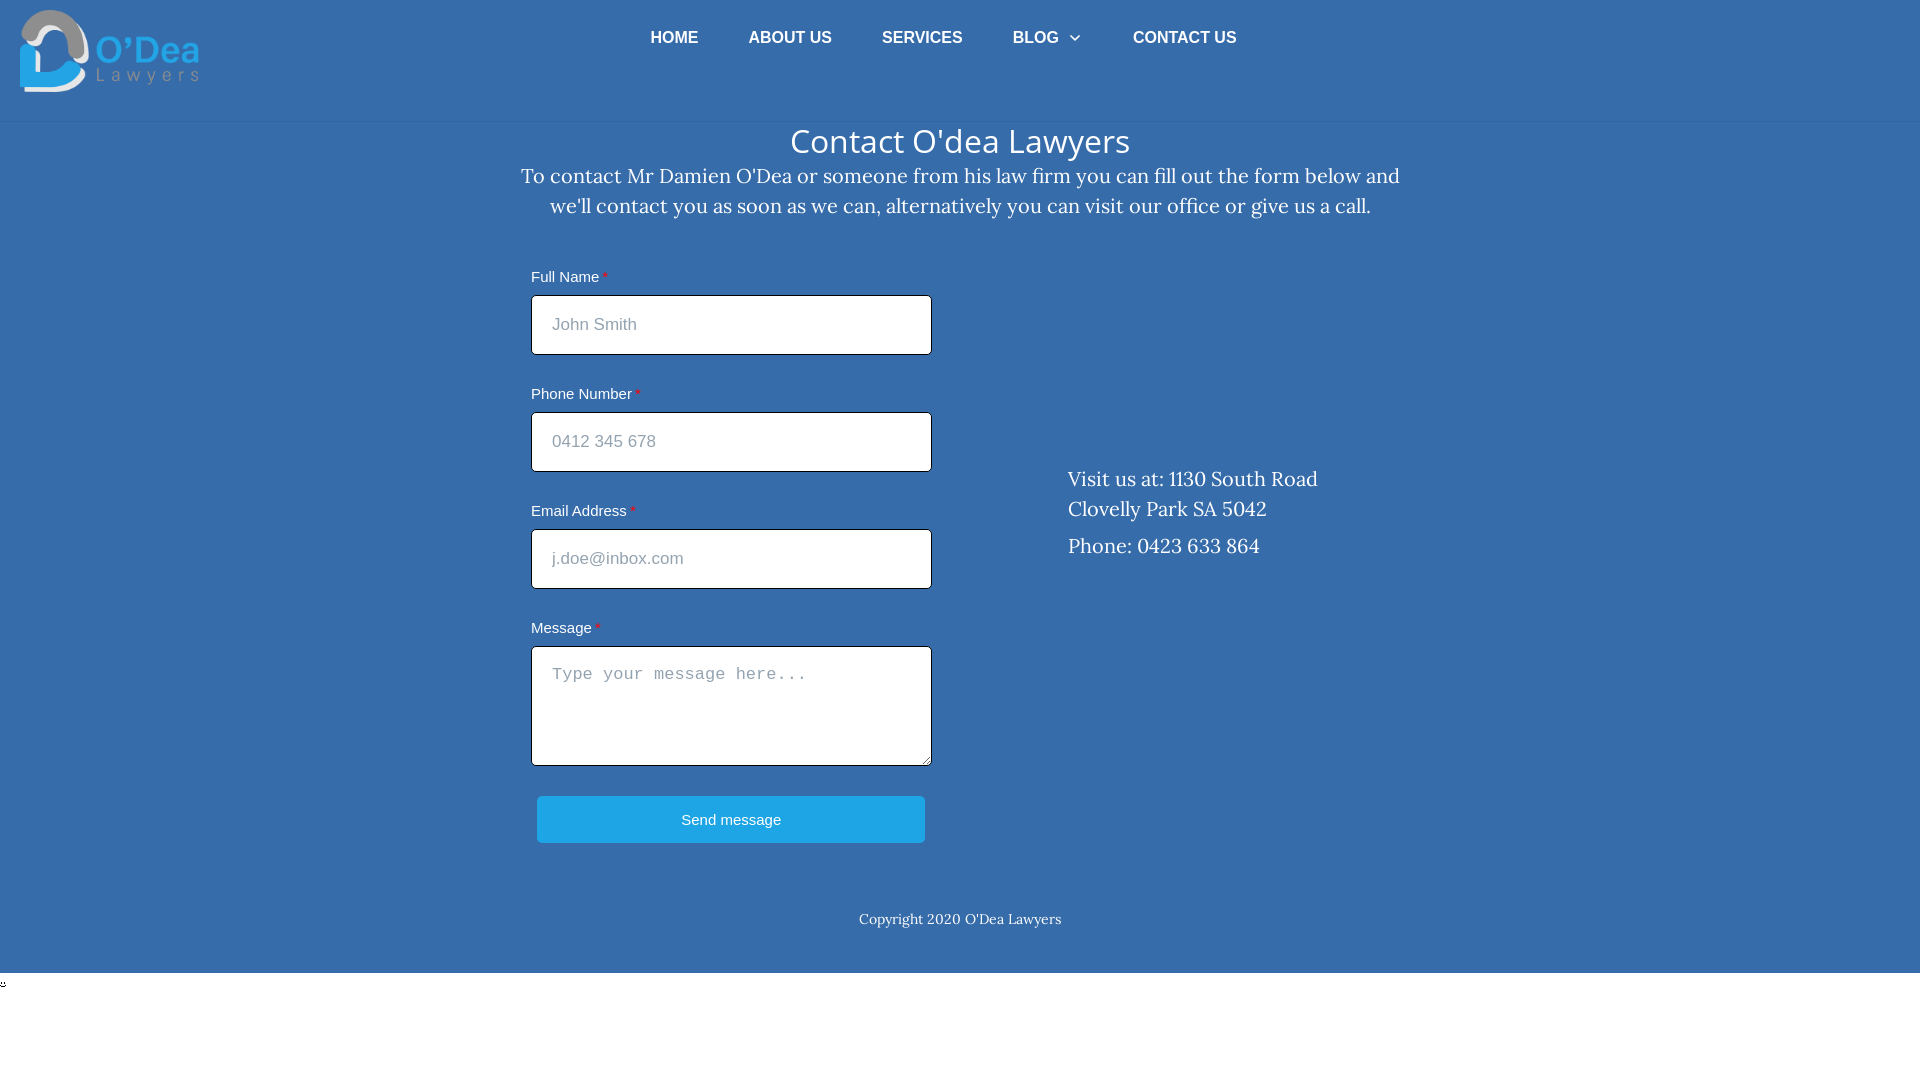 This screenshot has height=1080, width=1920. Describe the element at coordinates (921, 38) in the screenshot. I see `'SERVICES'` at that location.